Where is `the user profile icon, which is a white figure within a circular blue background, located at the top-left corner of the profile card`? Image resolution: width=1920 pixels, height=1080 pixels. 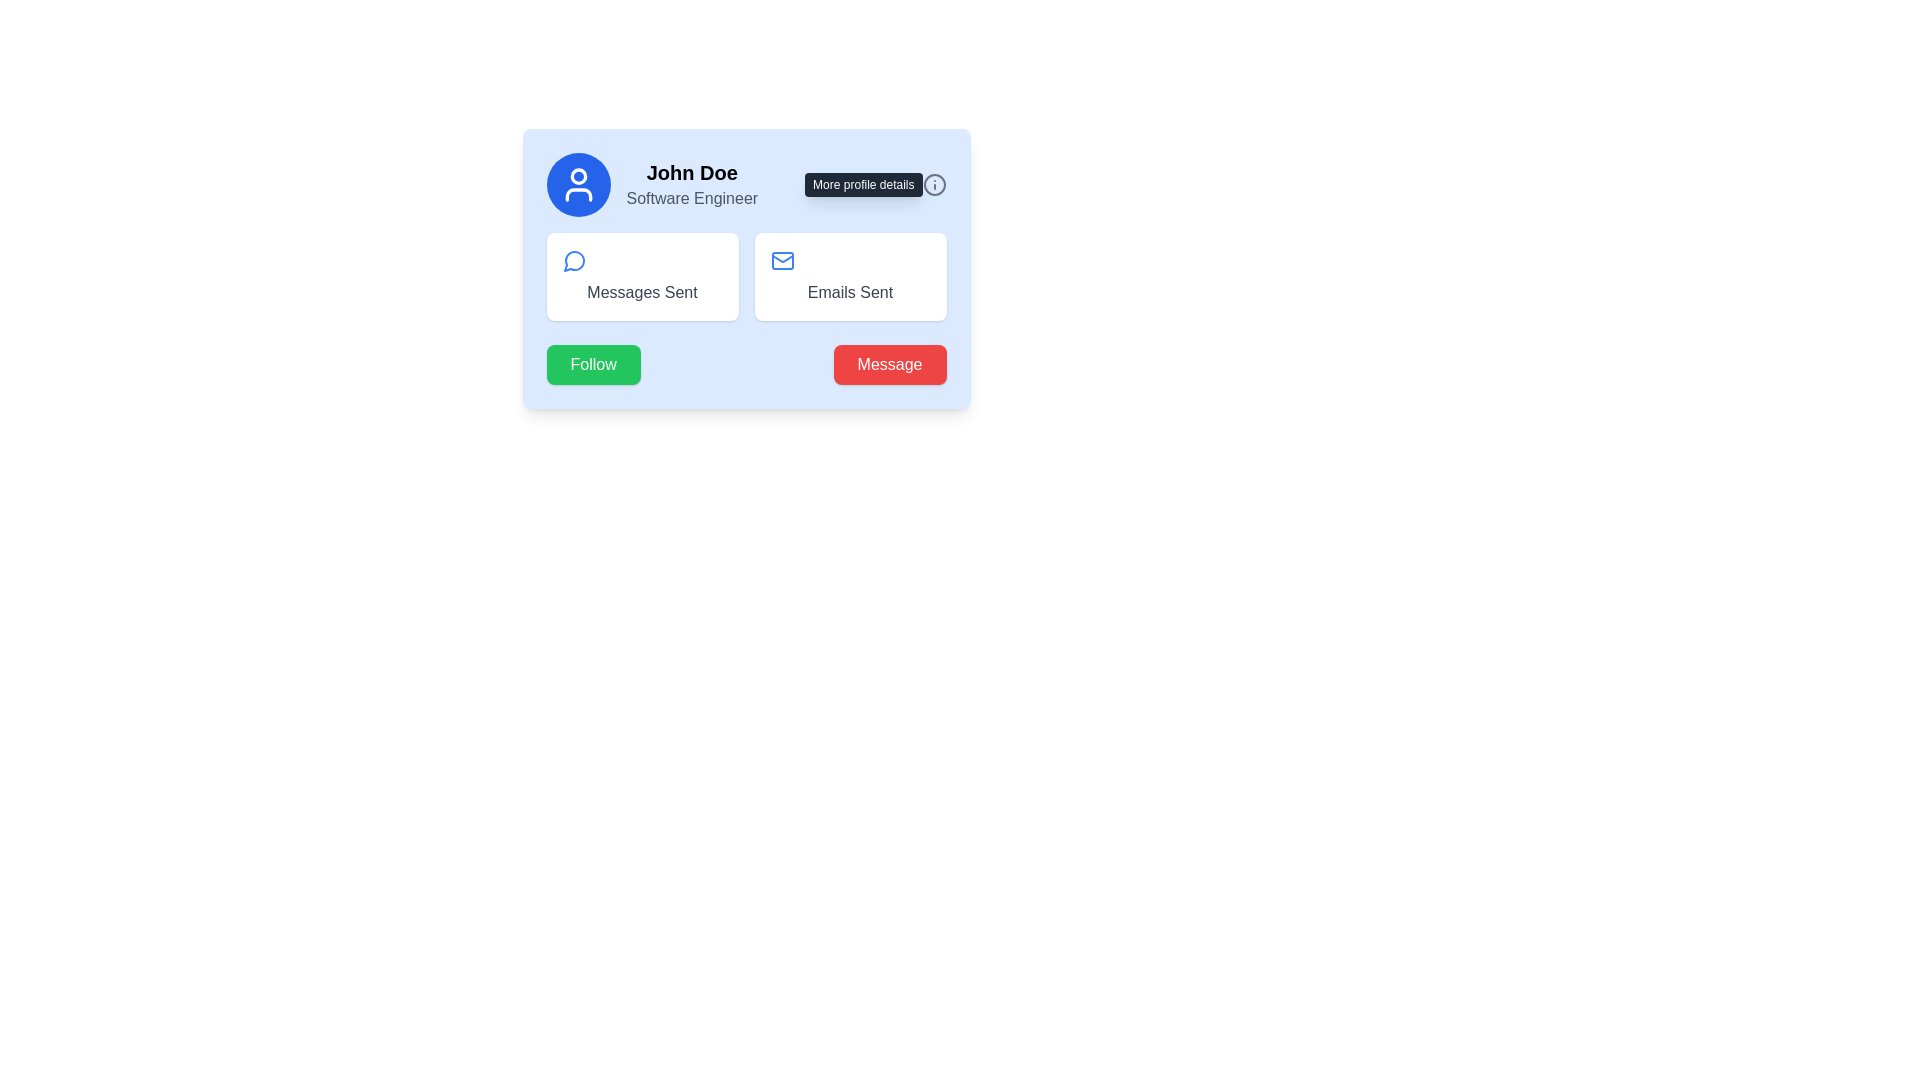 the user profile icon, which is a white figure within a circular blue background, located at the top-left corner of the profile card is located at coordinates (577, 185).